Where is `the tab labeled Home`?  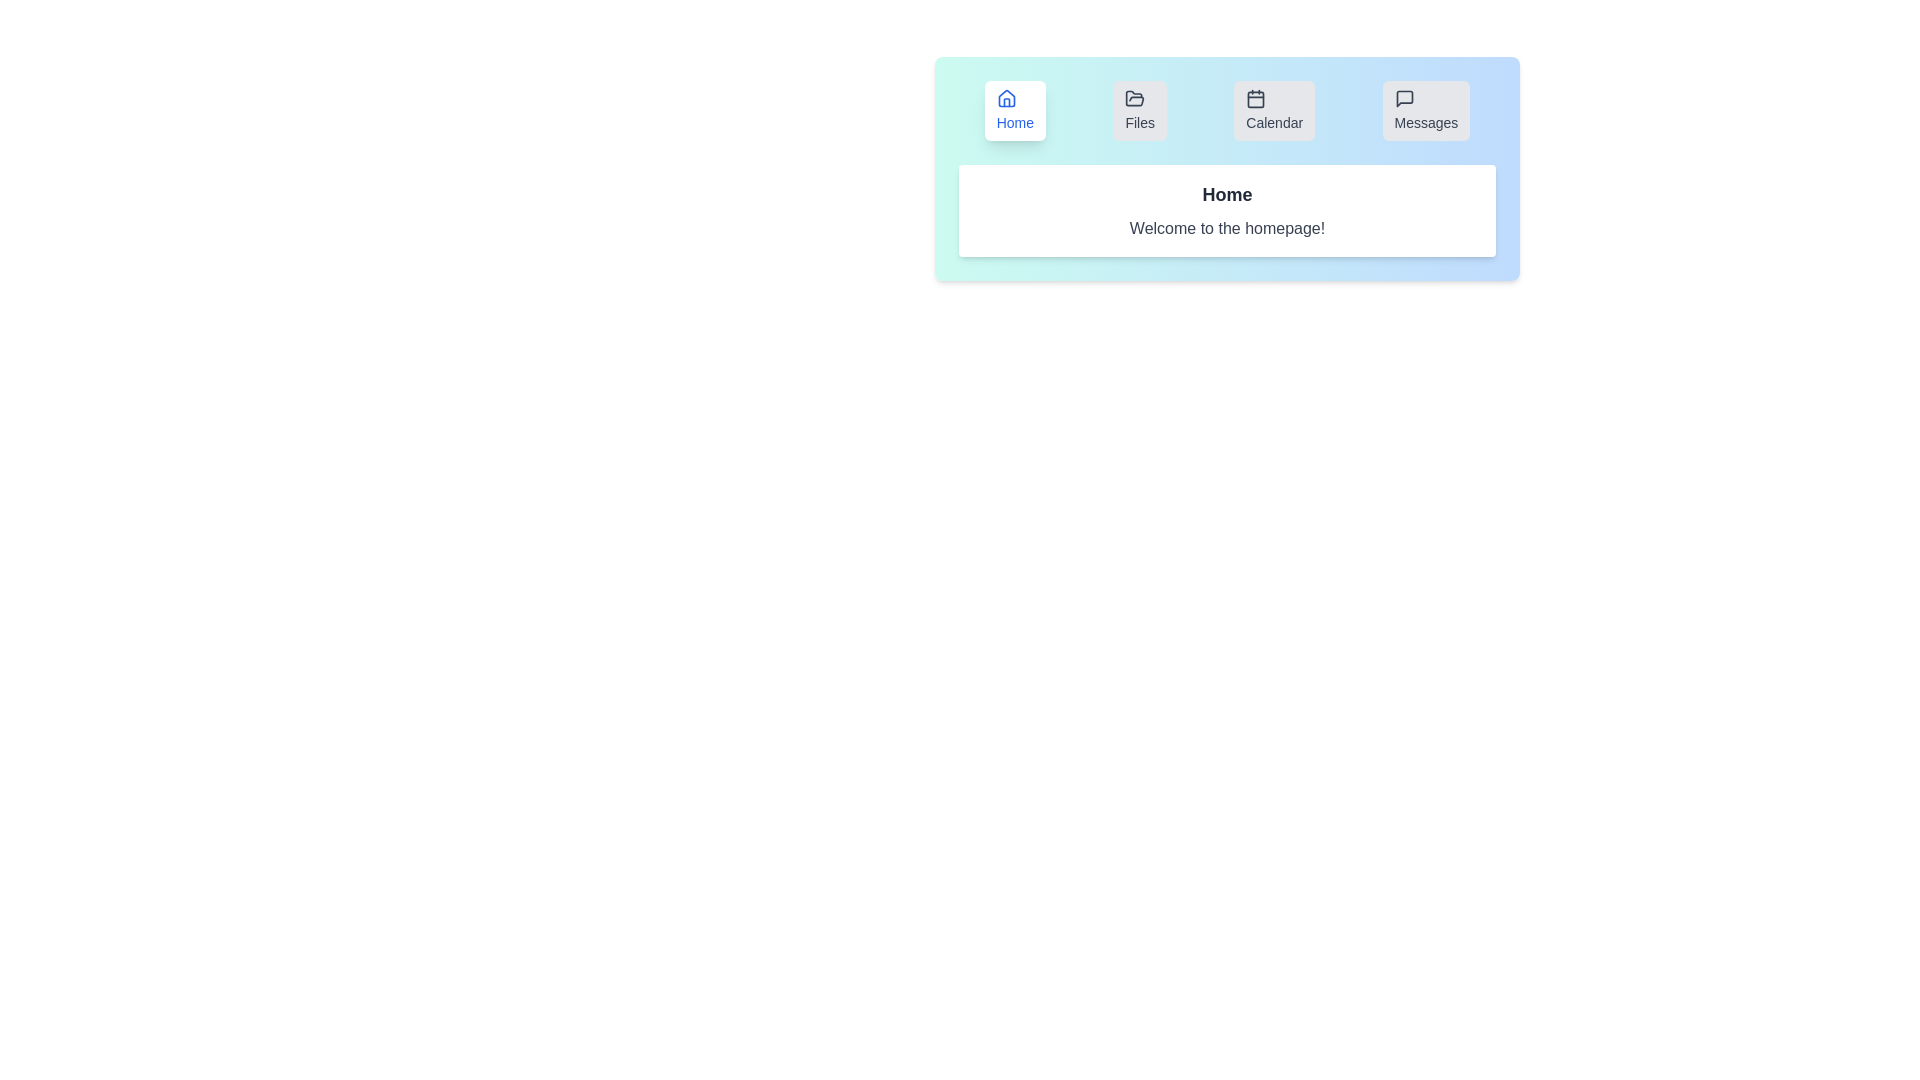
the tab labeled Home is located at coordinates (1015, 111).